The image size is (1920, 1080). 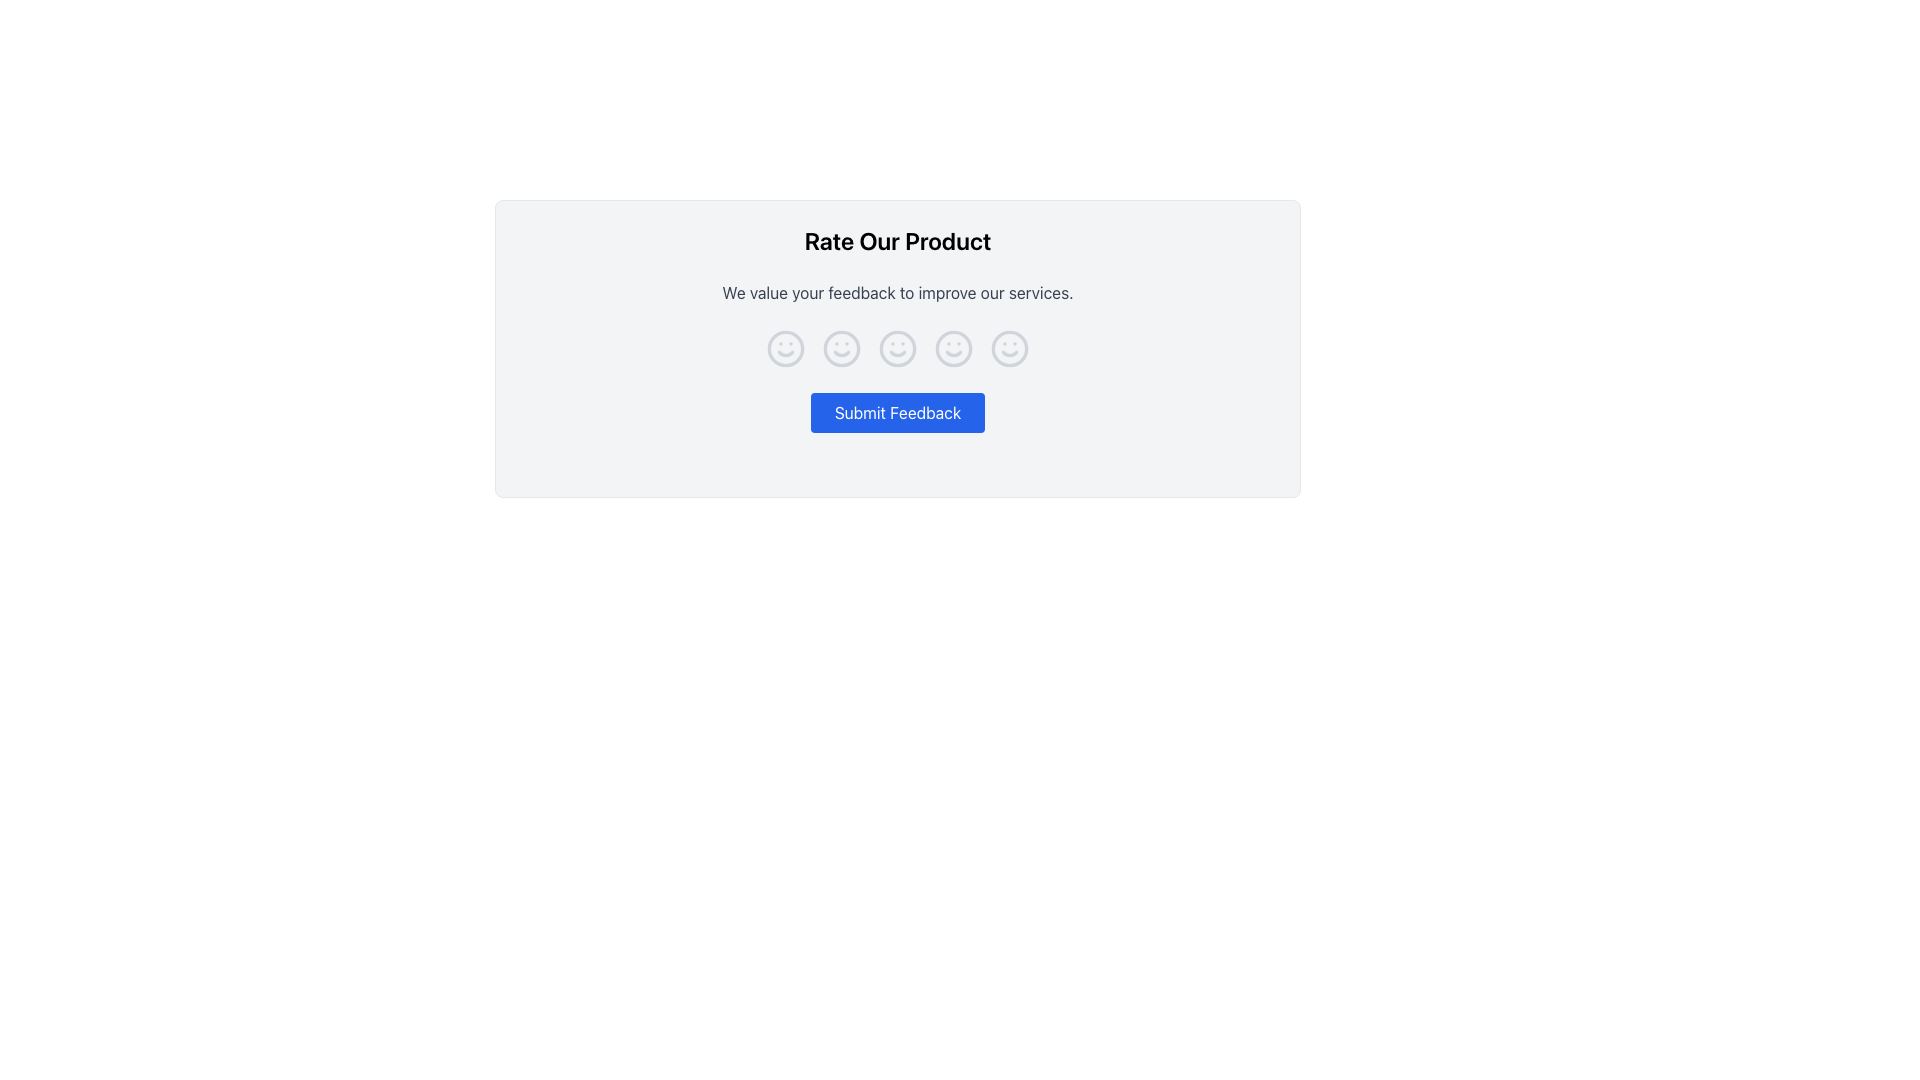 What do you see at coordinates (896, 293) in the screenshot?
I see `the static text that encourages user feedback, located below the heading 'Rate Our Product' and above the feedback icons` at bounding box center [896, 293].